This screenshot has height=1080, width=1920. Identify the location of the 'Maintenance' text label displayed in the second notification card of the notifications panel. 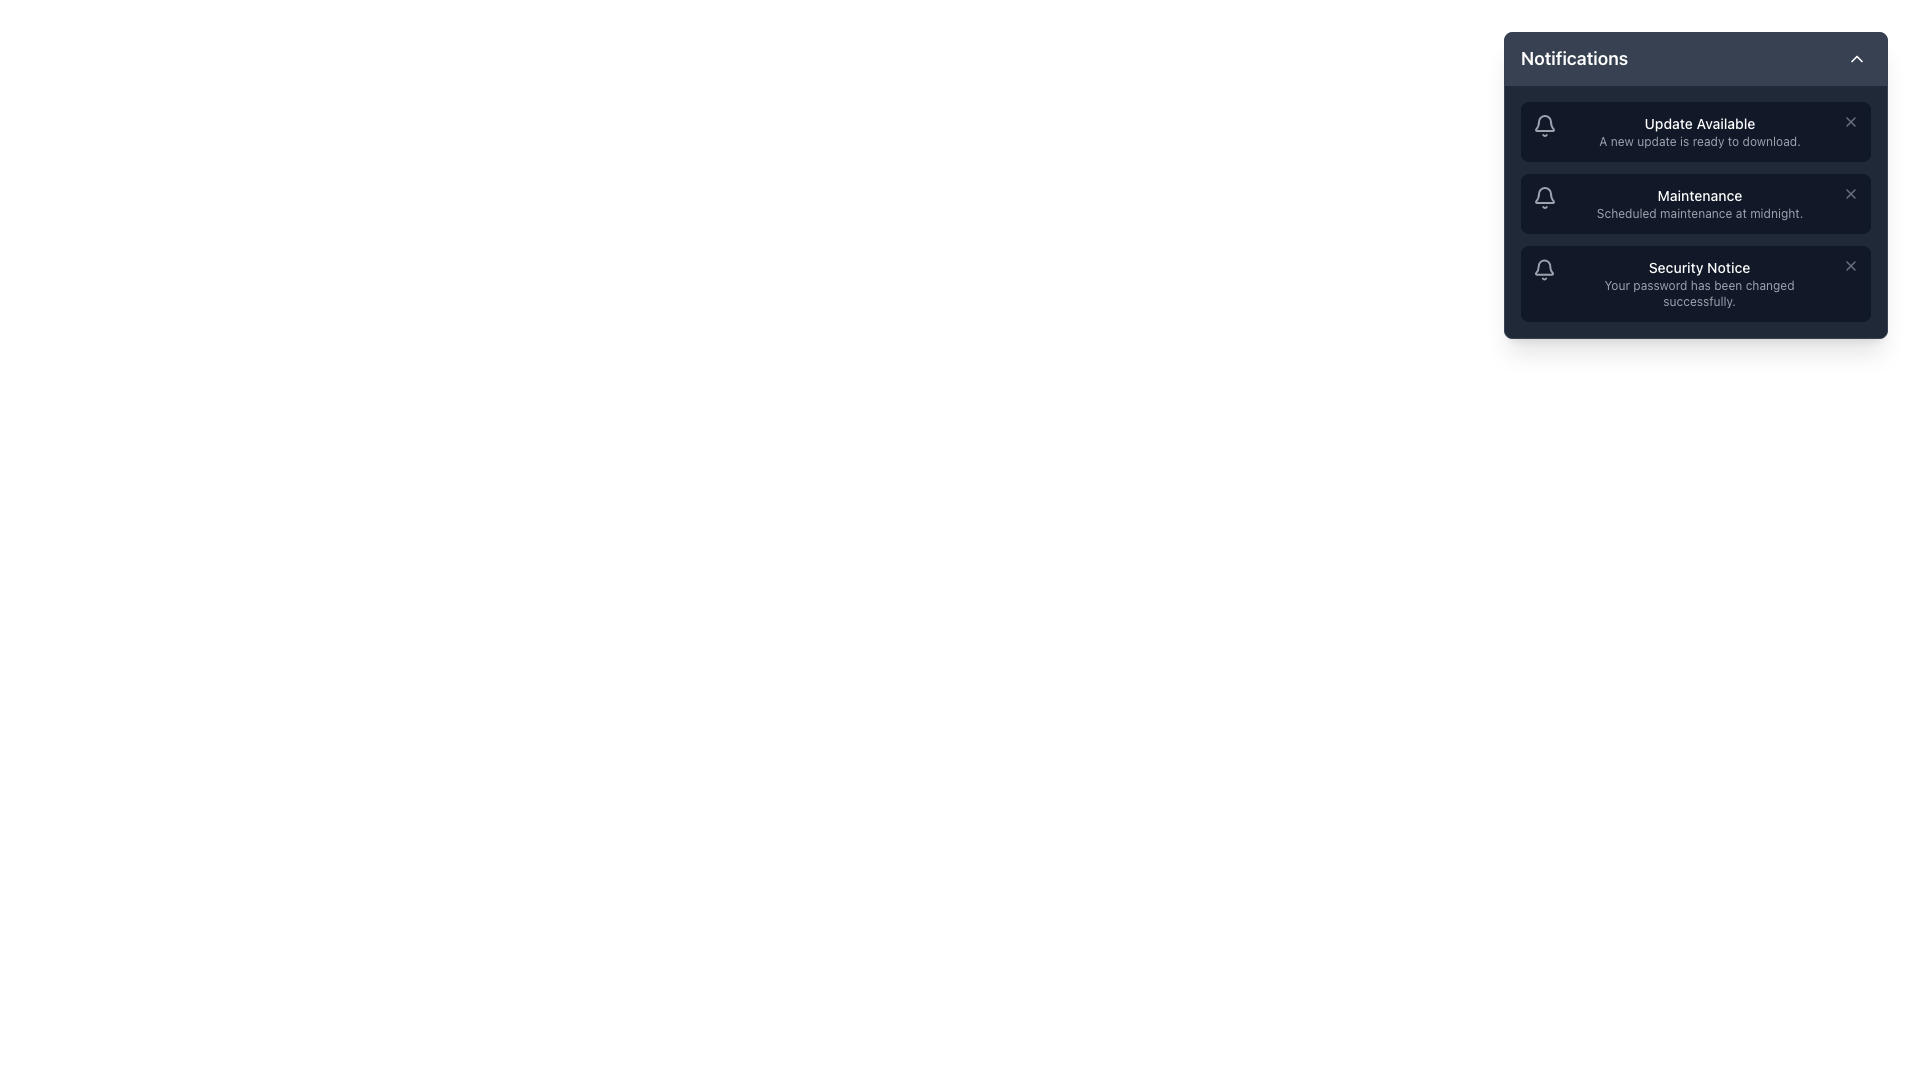
(1698, 196).